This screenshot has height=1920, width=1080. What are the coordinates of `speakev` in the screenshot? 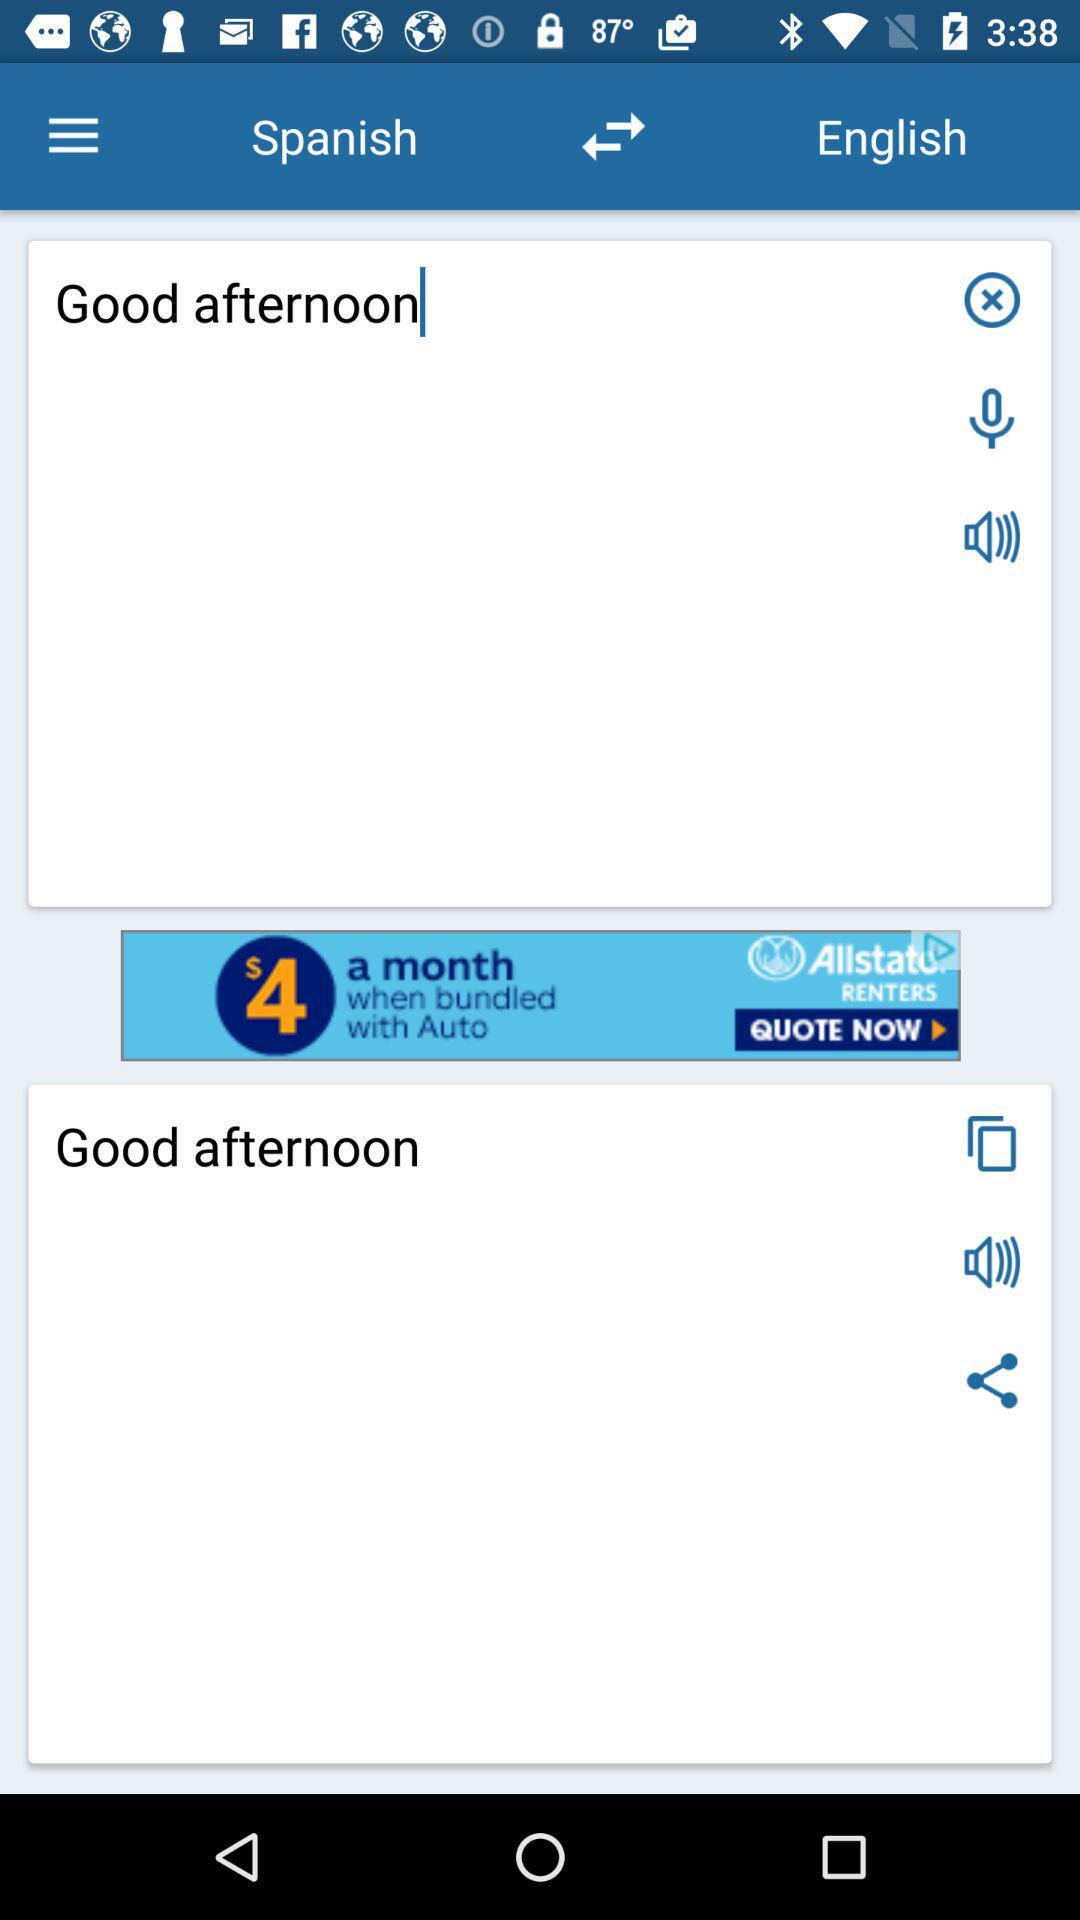 It's located at (992, 1261).